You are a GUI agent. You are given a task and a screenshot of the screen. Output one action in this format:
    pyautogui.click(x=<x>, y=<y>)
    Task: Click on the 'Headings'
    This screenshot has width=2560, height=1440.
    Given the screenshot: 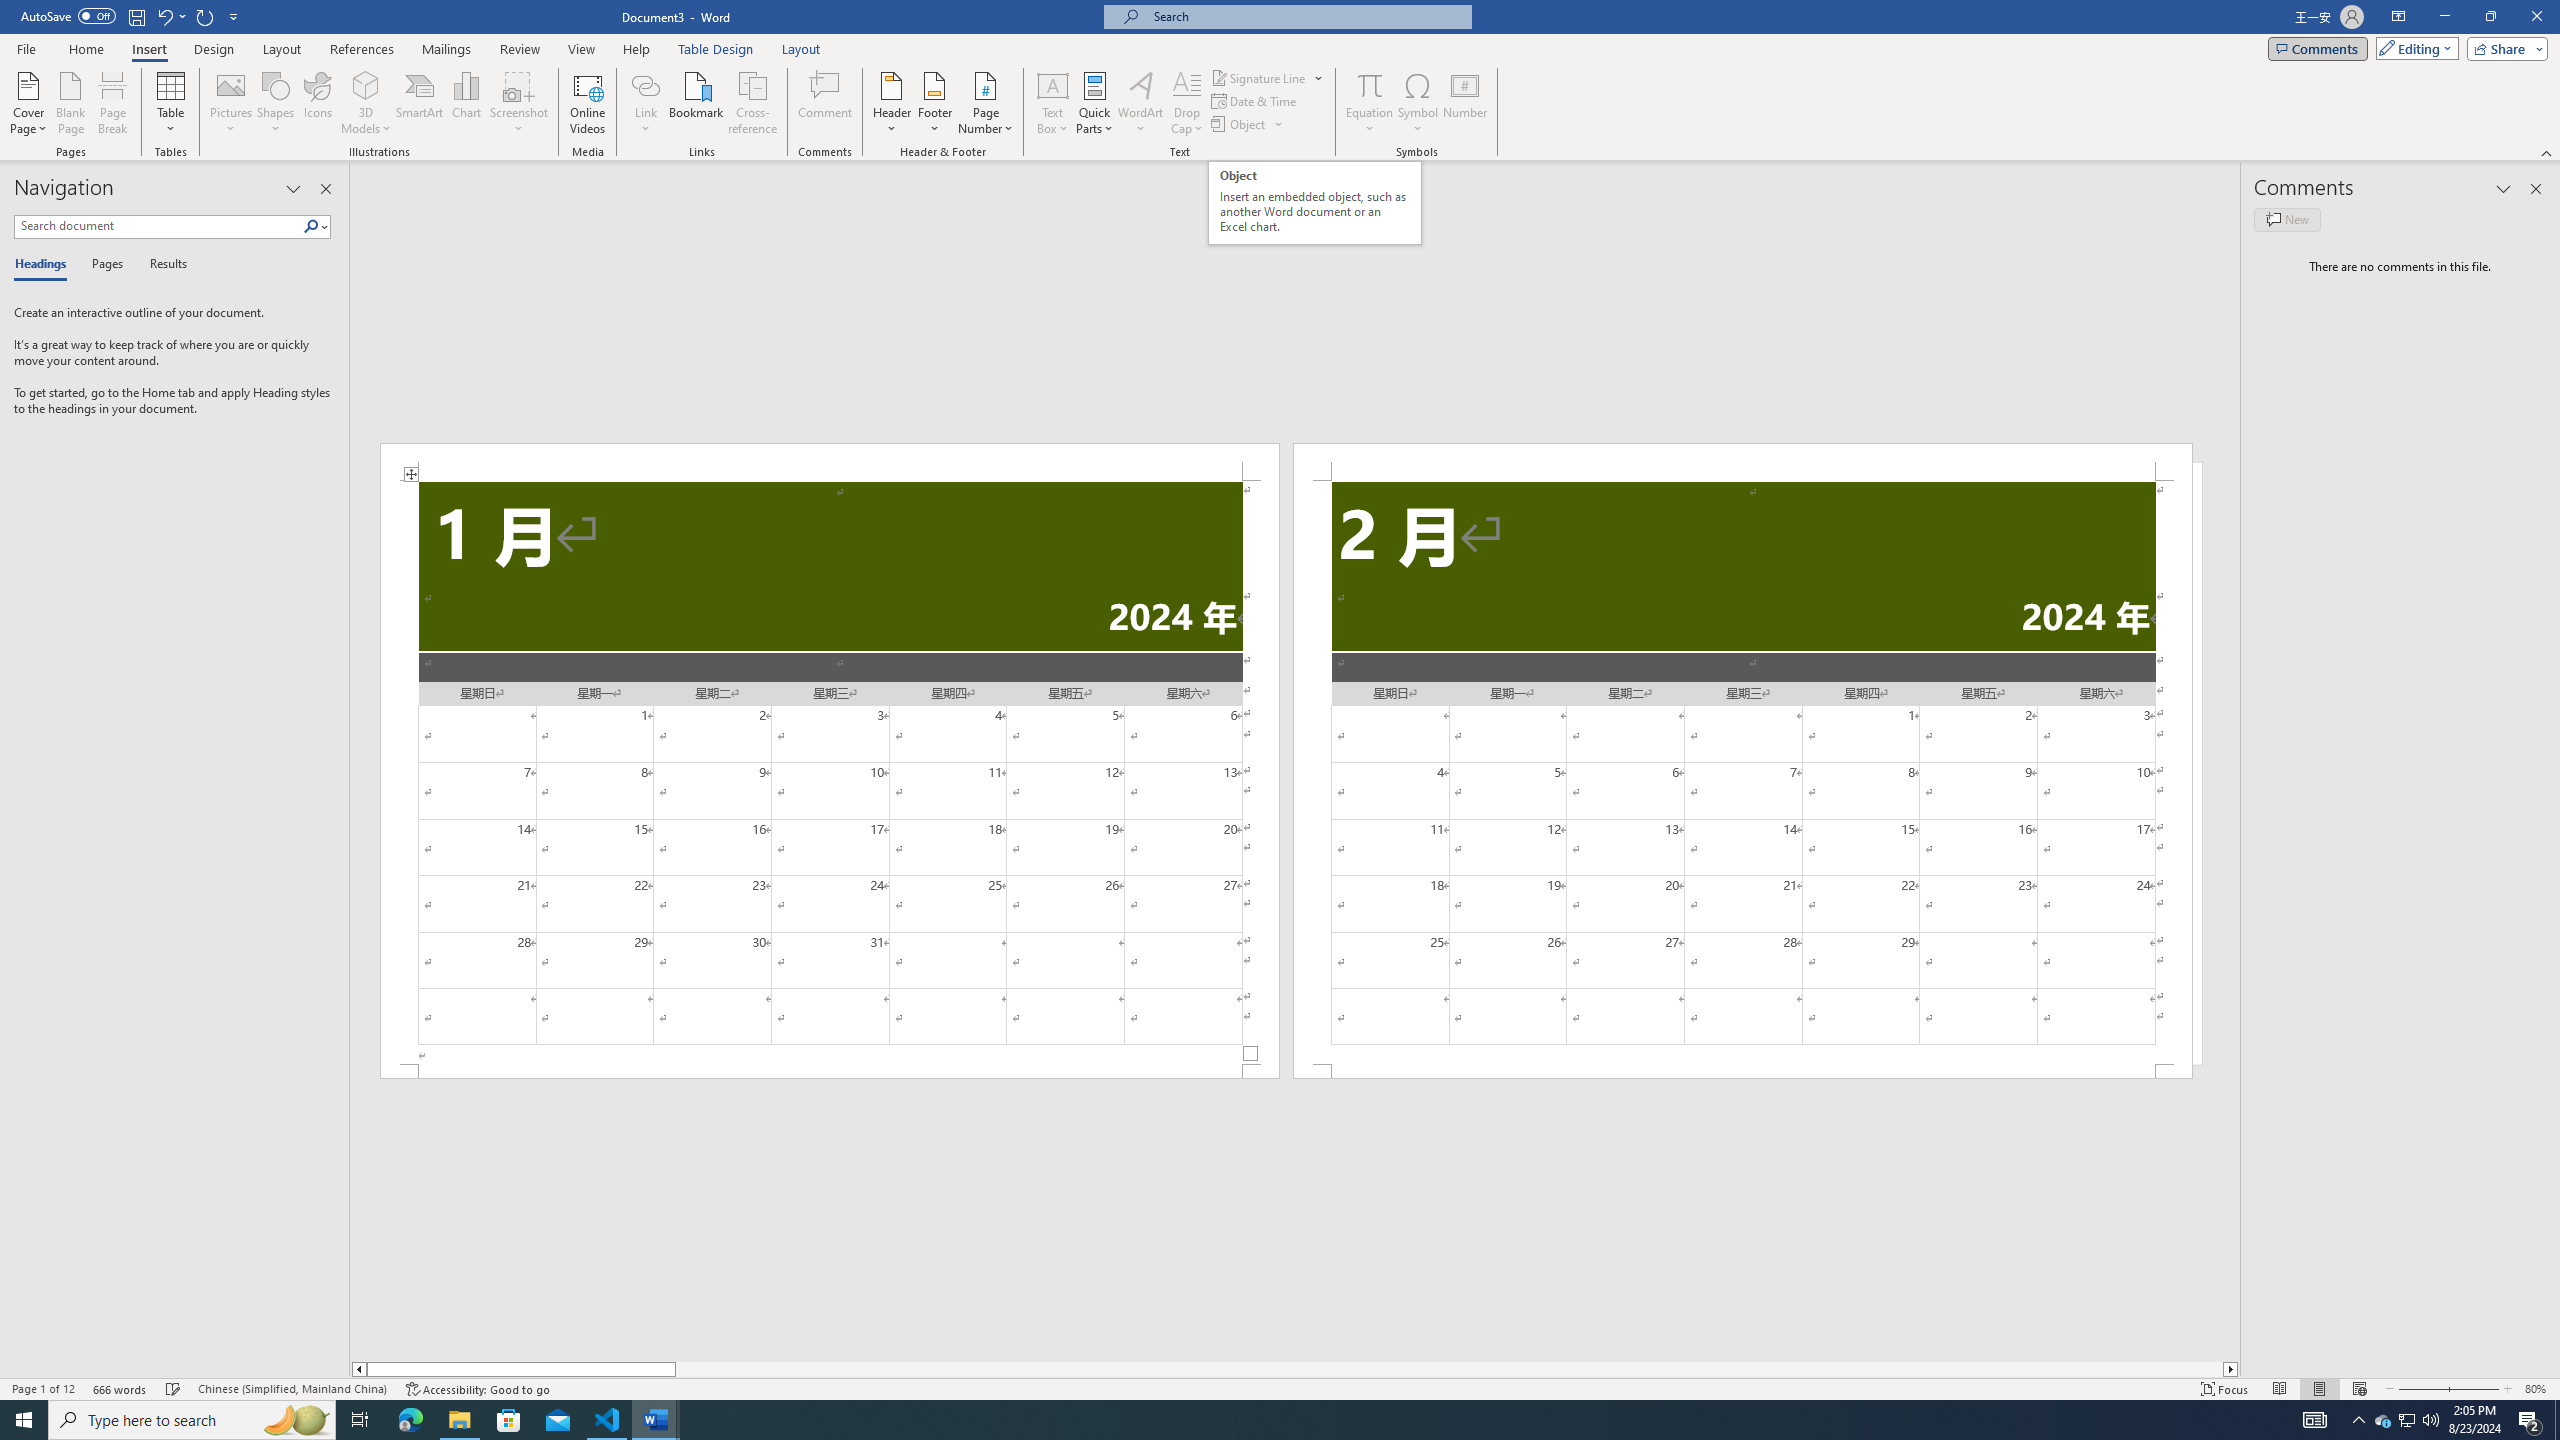 What is the action you would take?
    pyautogui.click(x=44, y=264)
    